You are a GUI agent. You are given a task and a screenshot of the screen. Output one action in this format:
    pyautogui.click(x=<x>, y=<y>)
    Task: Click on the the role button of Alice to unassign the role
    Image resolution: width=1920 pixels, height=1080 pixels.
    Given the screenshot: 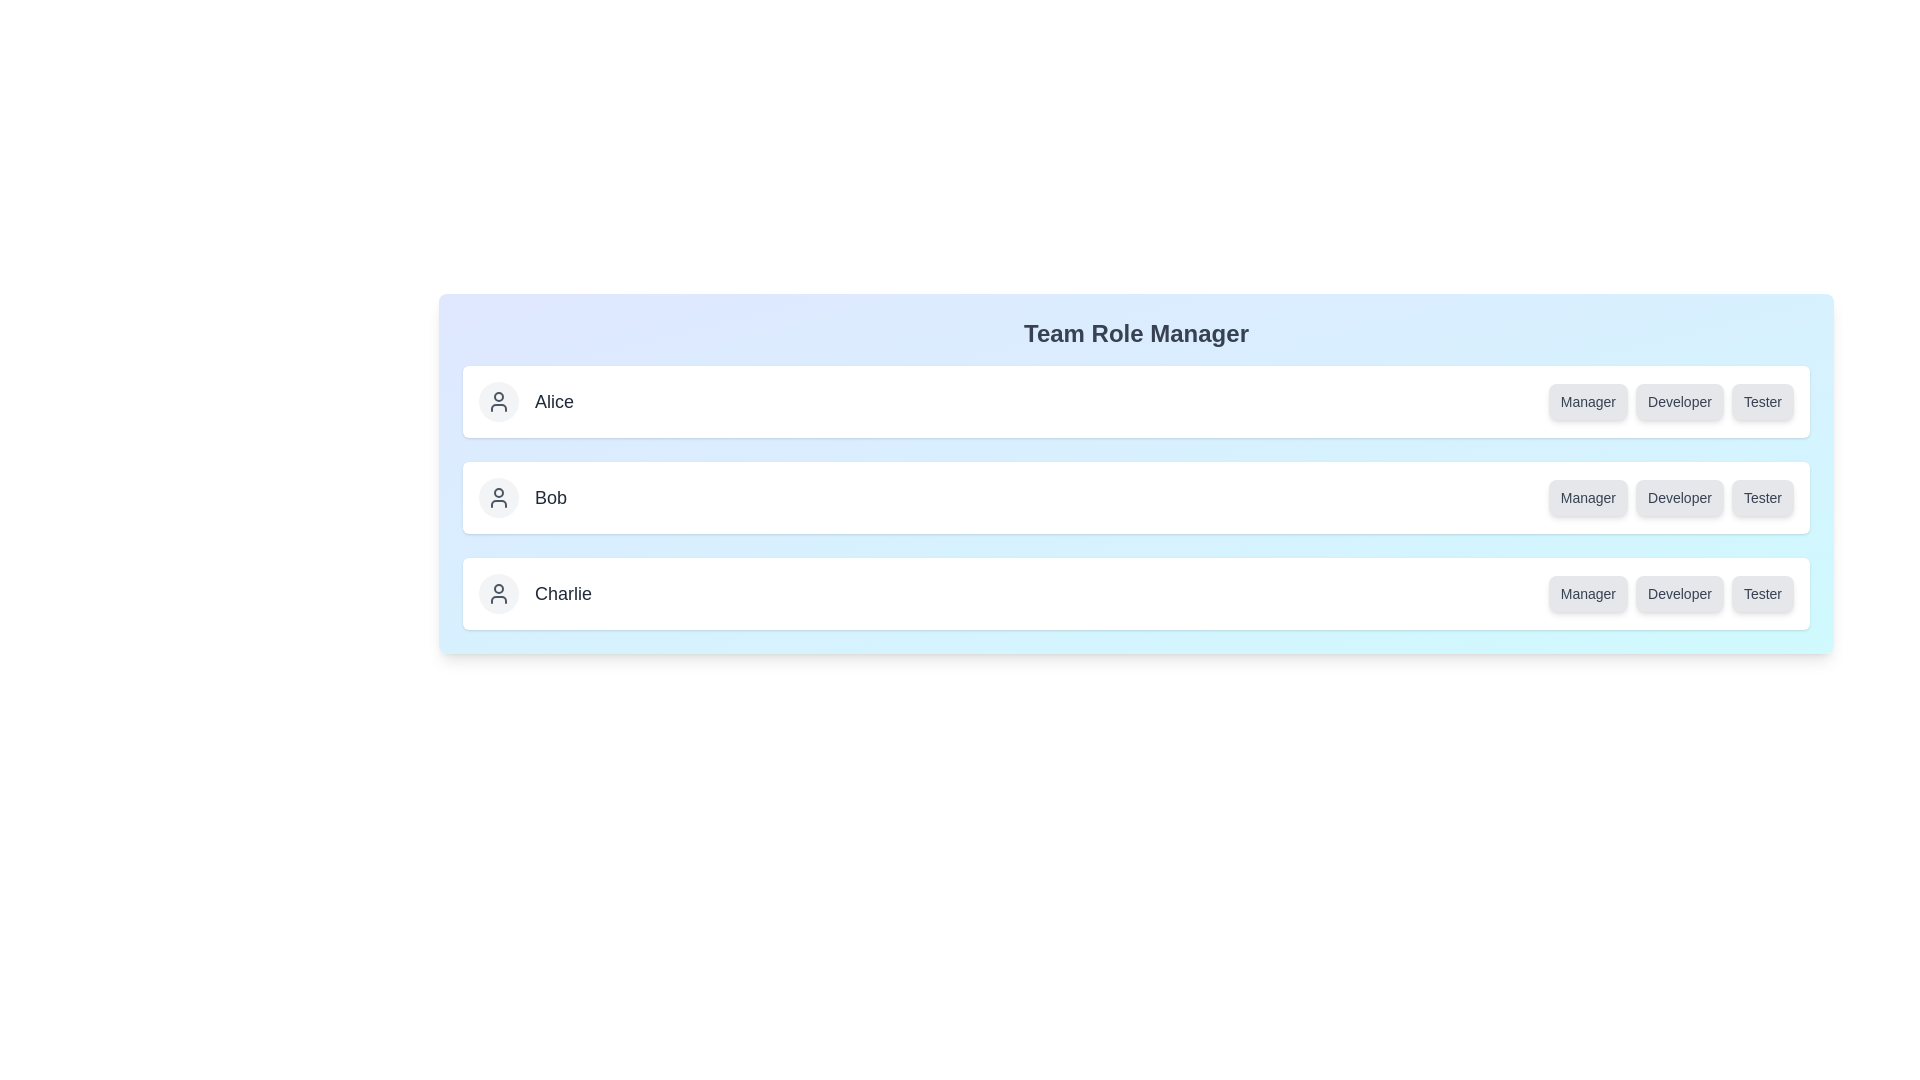 What is the action you would take?
    pyautogui.click(x=1587, y=401)
    